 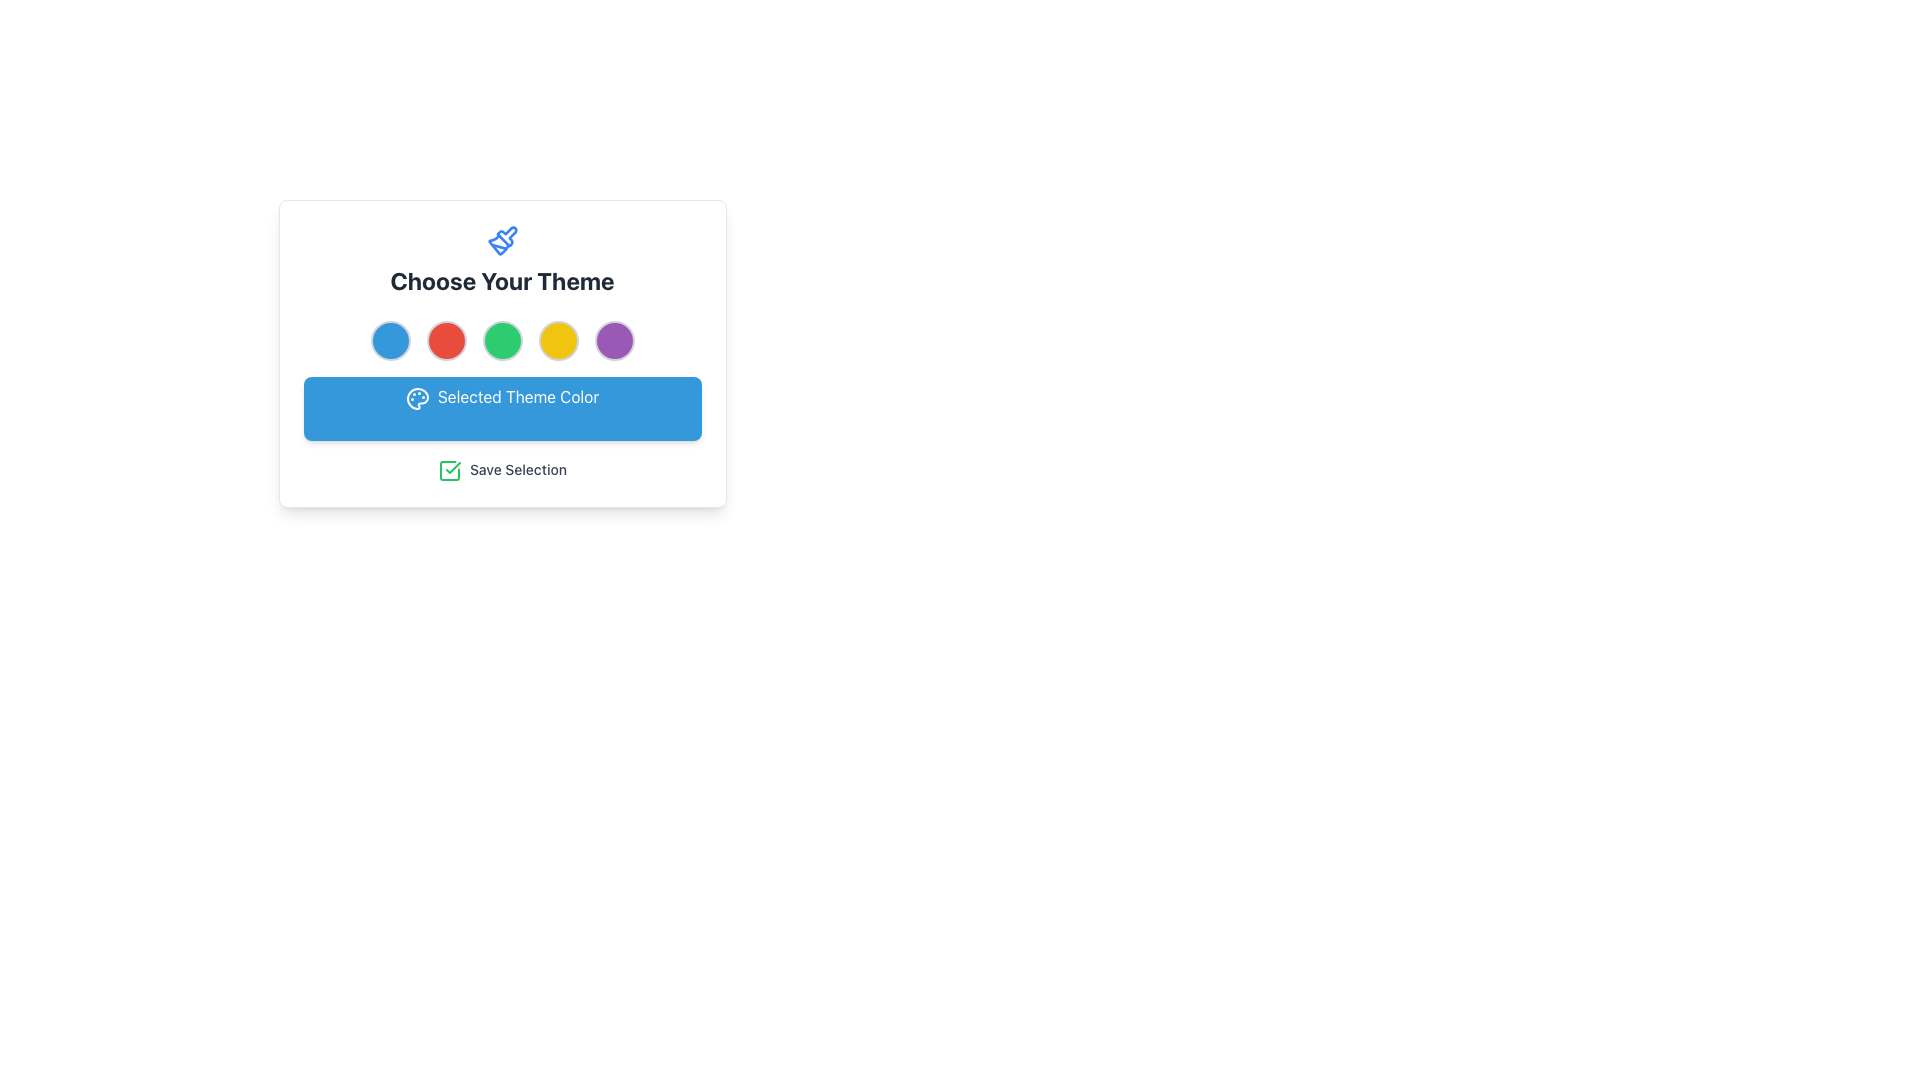 I want to click on the bold text label displaying 'Choose Your Theme', which is styled with a darker gray font and located below a paintbrush icon in the center of the interface, so click(x=502, y=281).